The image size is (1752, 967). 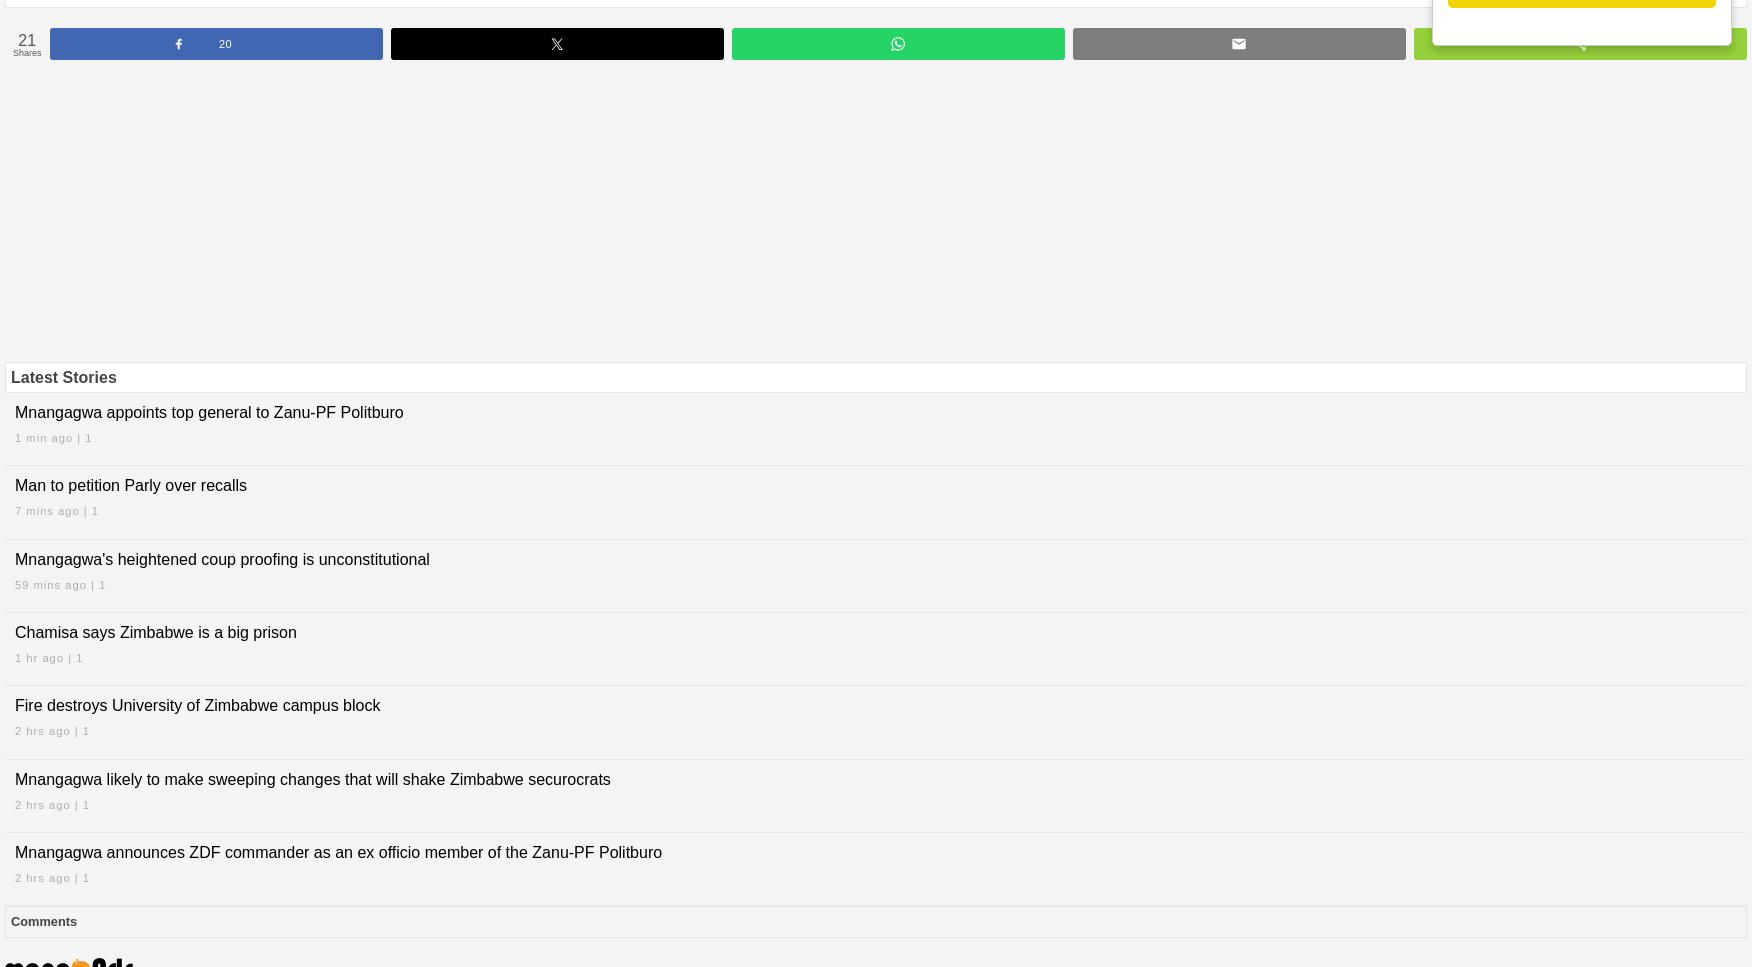 What do you see at coordinates (197, 705) in the screenshot?
I see `'Fire destroys University of Zimbabwe campus block'` at bounding box center [197, 705].